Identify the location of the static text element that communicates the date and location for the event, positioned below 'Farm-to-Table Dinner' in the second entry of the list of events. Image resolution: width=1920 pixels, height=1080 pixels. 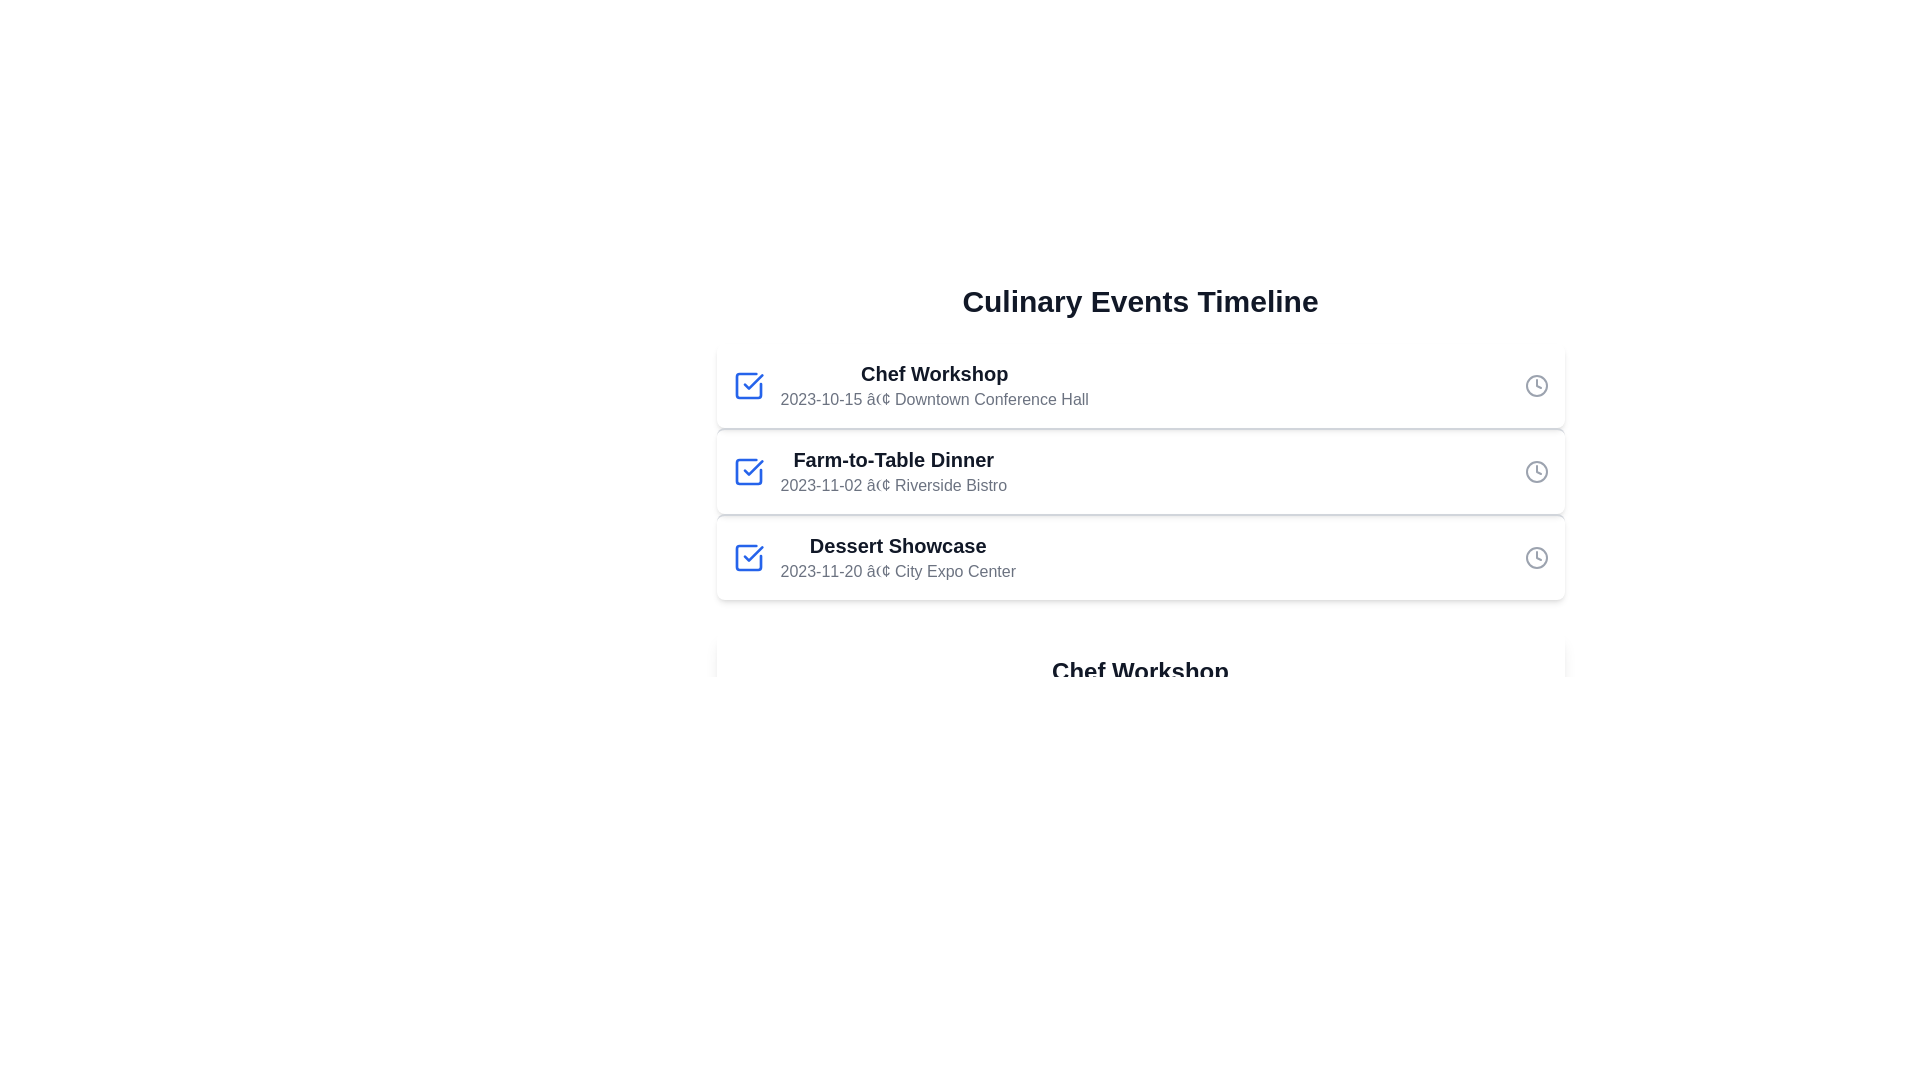
(892, 486).